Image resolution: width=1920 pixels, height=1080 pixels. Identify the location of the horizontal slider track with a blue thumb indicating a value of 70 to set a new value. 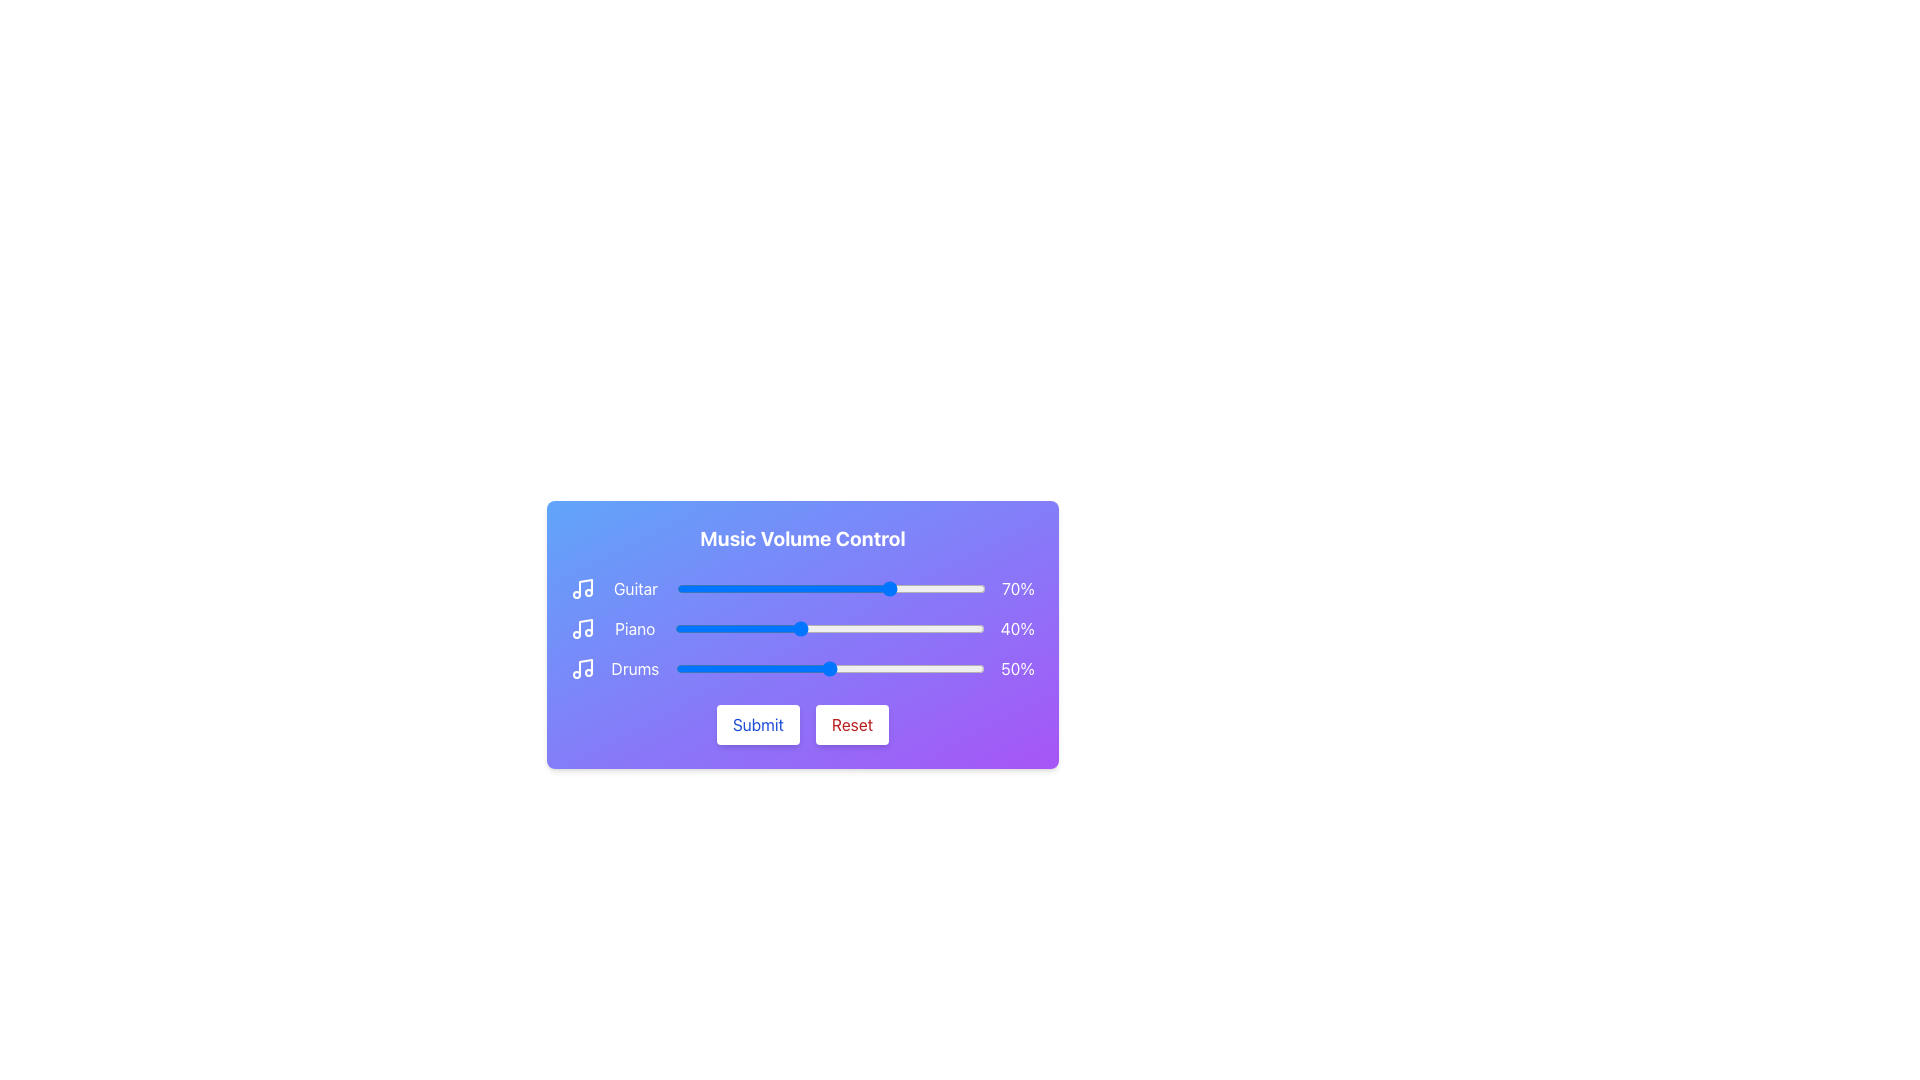
(831, 588).